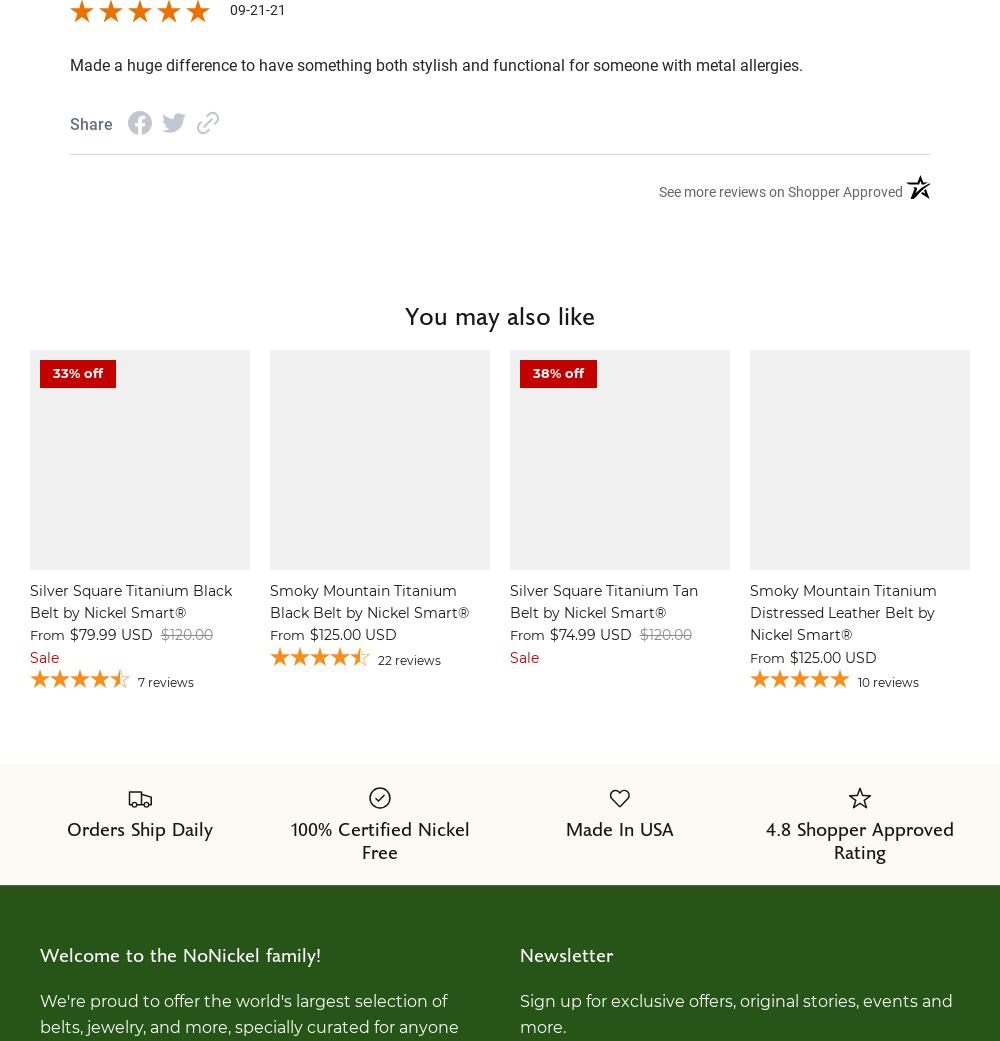  What do you see at coordinates (750, 612) in the screenshot?
I see `'Smoky Mountain Titanium Distressed Leather Belt by Nickel Smart®'` at bounding box center [750, 612].